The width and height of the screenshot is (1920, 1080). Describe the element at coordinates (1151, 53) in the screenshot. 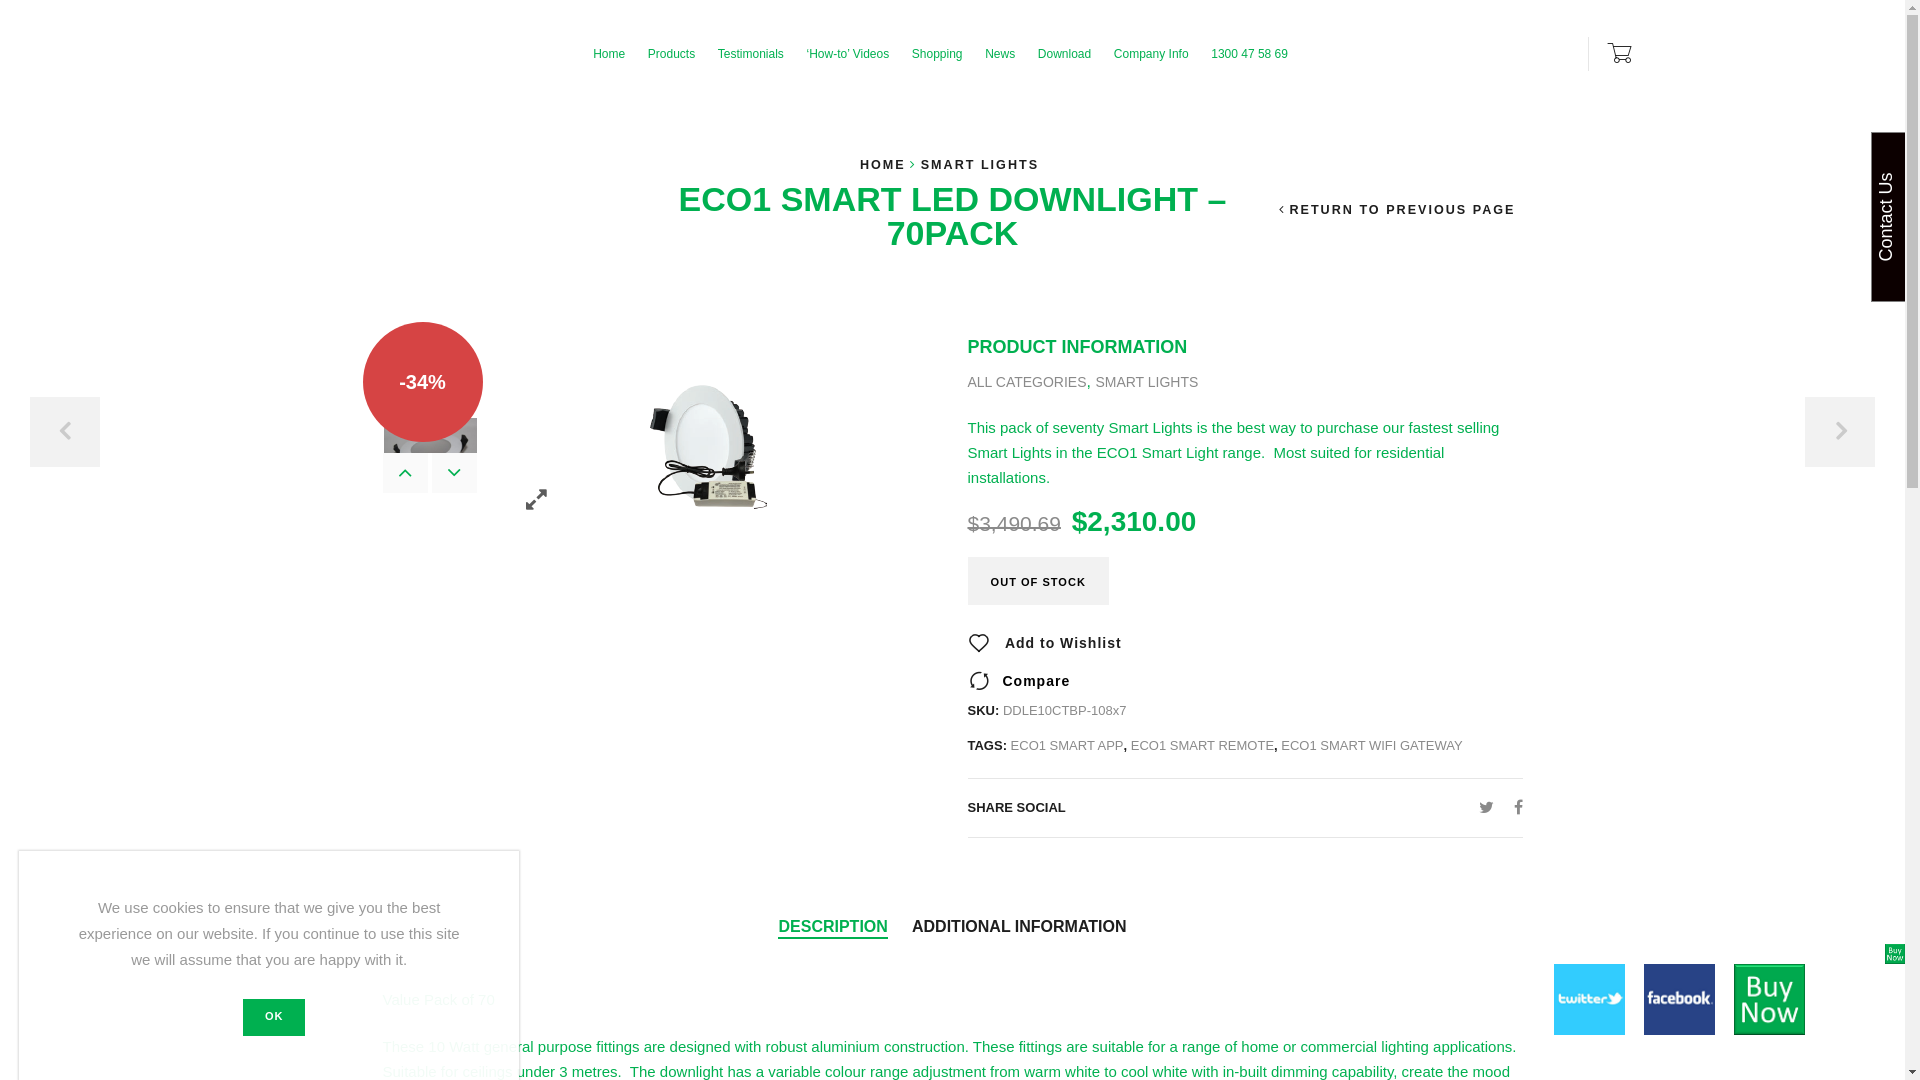

I see `'Company Info'` at that location.